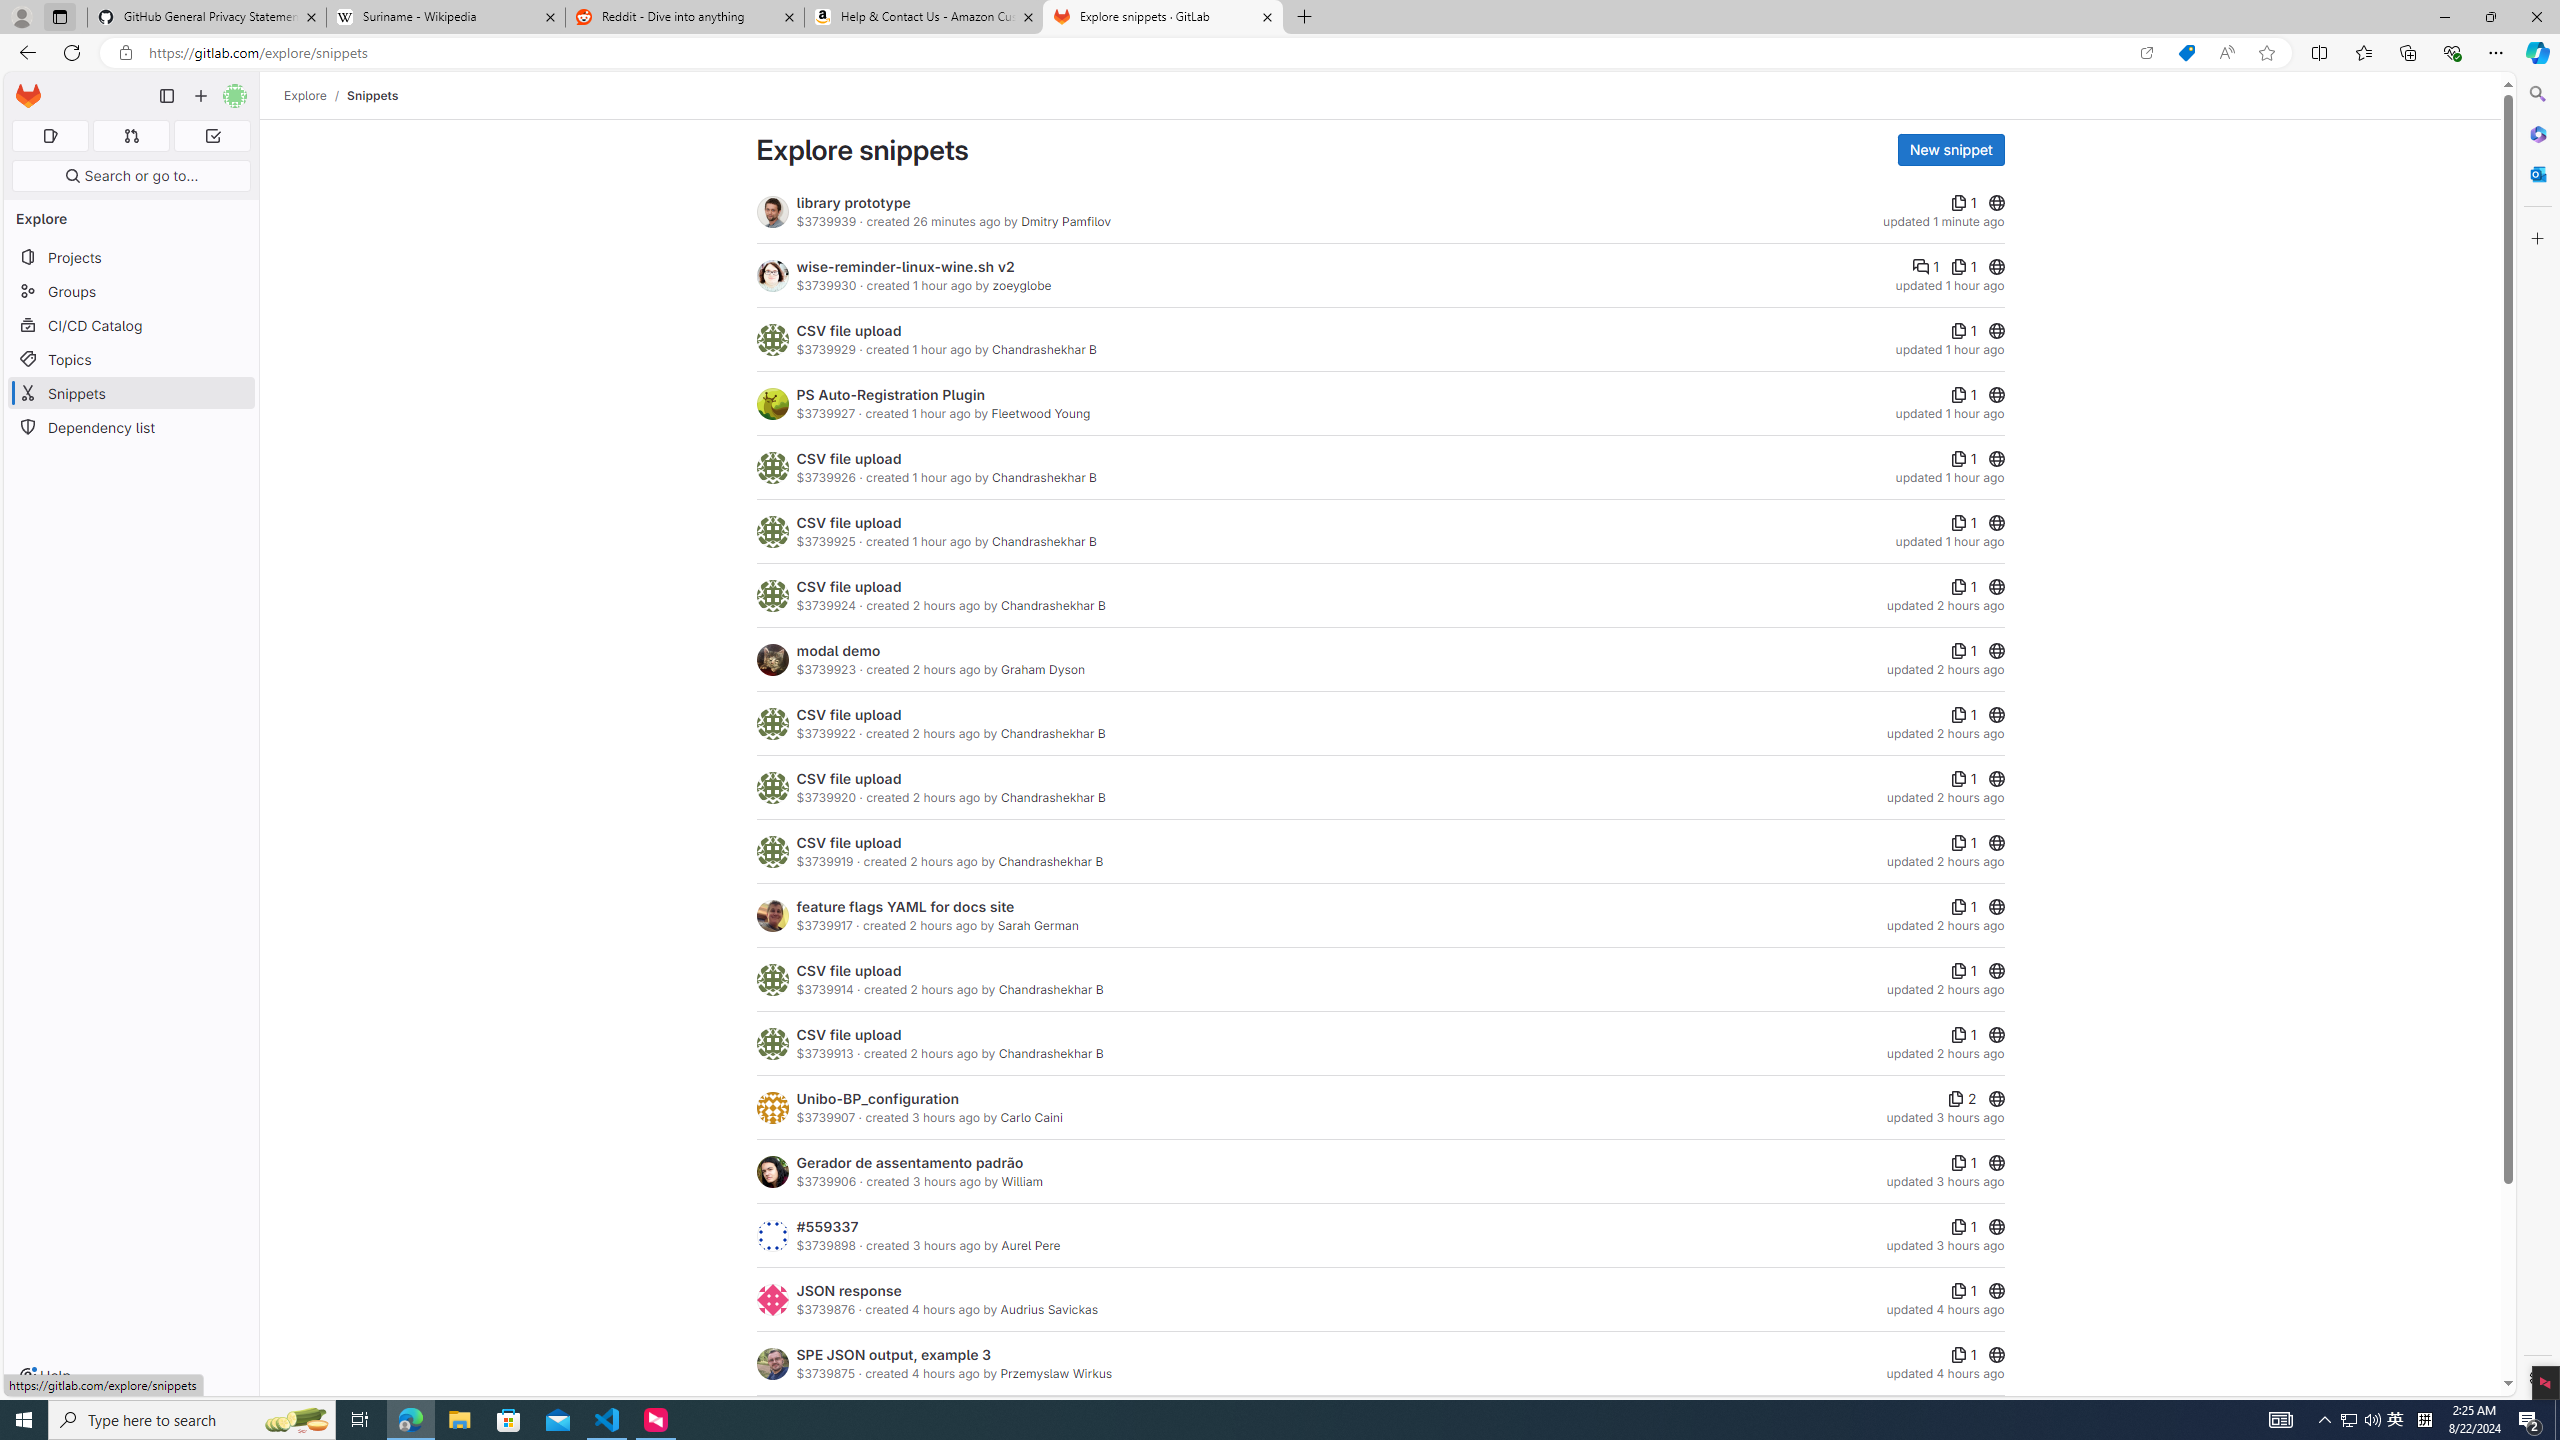  I want to click on 'Explore', so click(305, 95).